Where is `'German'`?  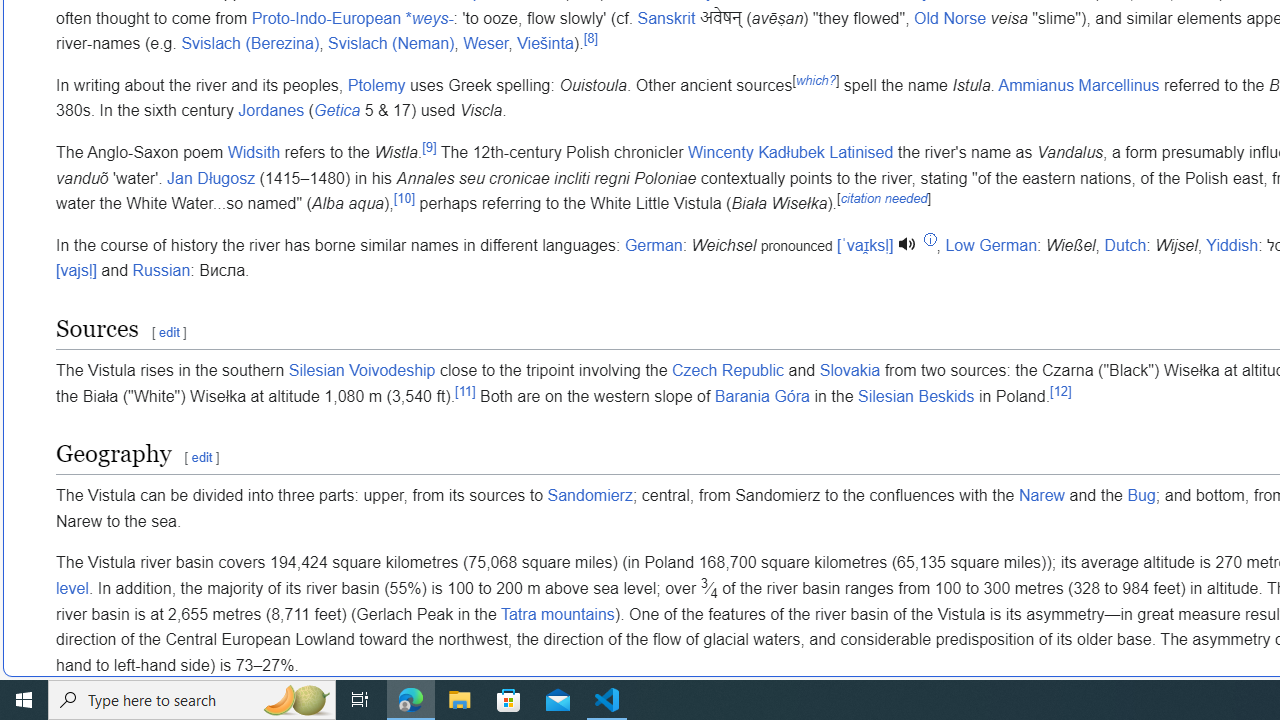
'German' is located at coordinates (654, 244).